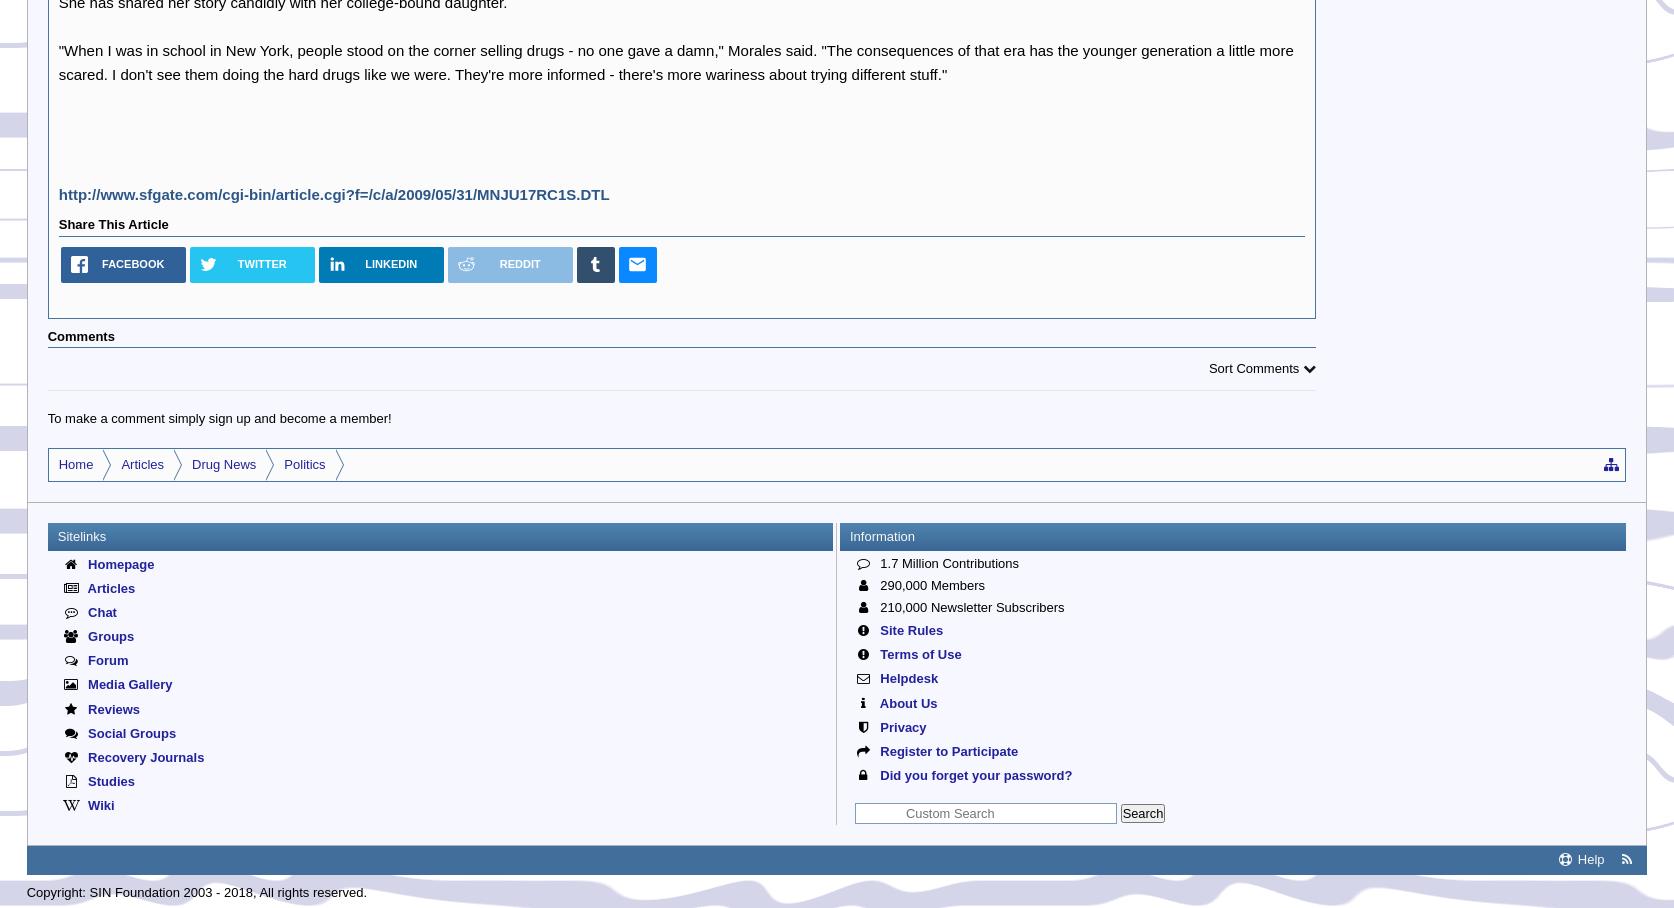 This screenshot has width=1674, height=908. Describe the element at coordinates (112, 223) in the screenshot. I see `'Share This Article'` at that location.